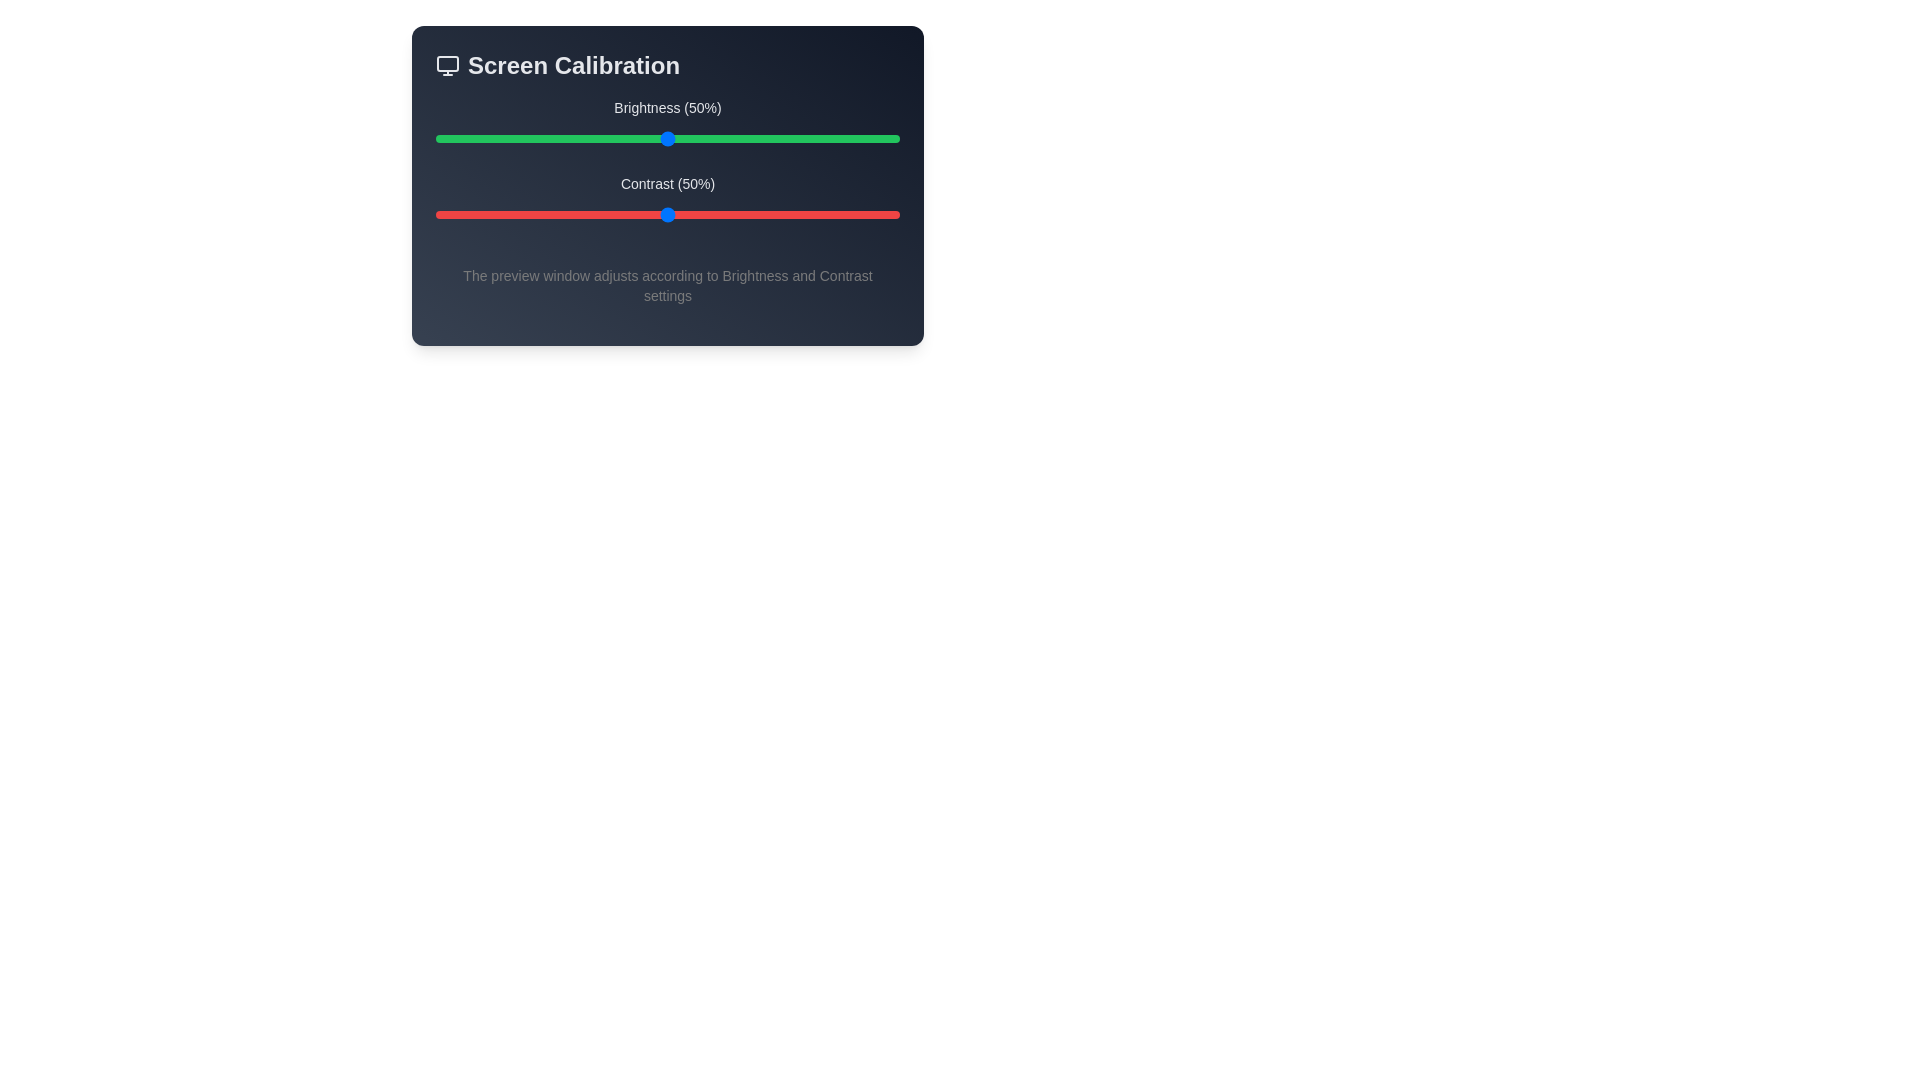 Image resolution: width=1920 pixels, height=1080 pixels. What do you see at coordinates (787, 215) in the screenshot?
I see `the contrast slider to 76%` at bounding box center [787, 215].